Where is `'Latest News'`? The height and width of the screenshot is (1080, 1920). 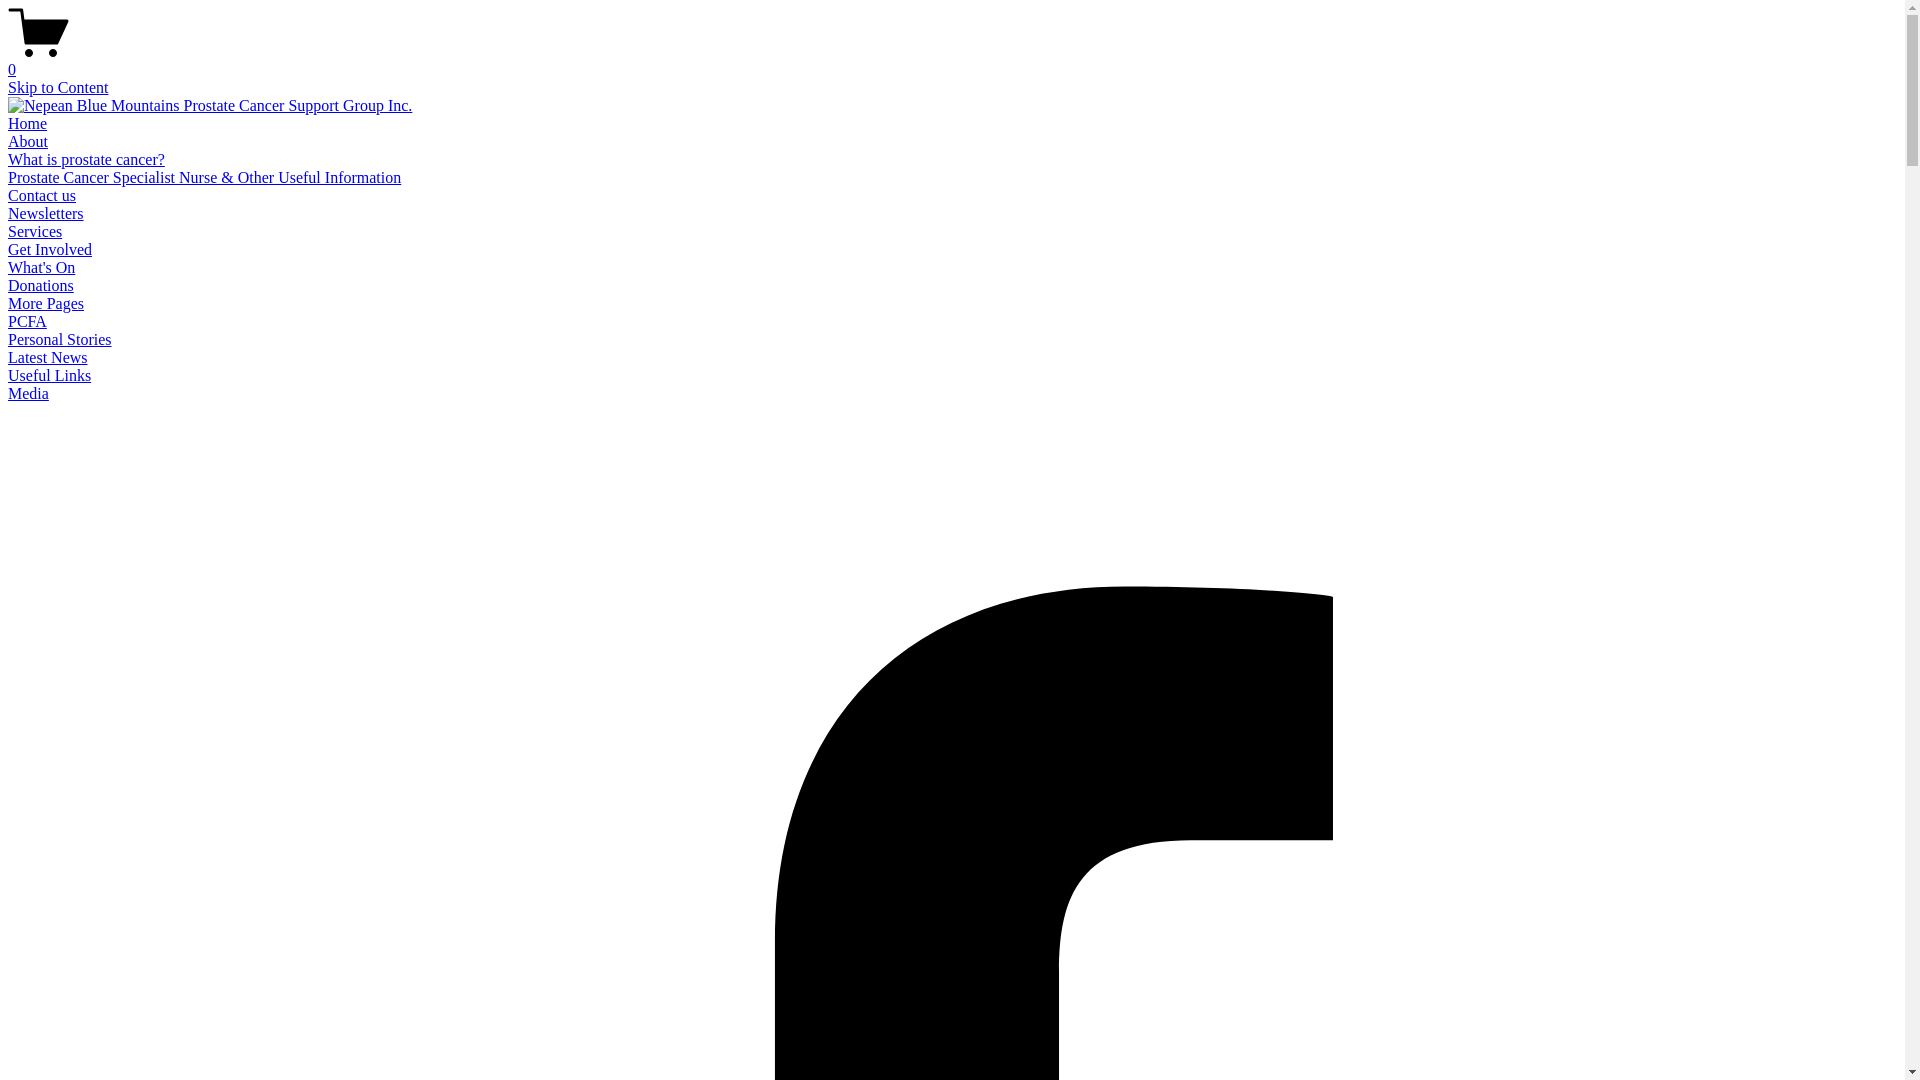
'Latest News' is located at coordinates (48, 356).